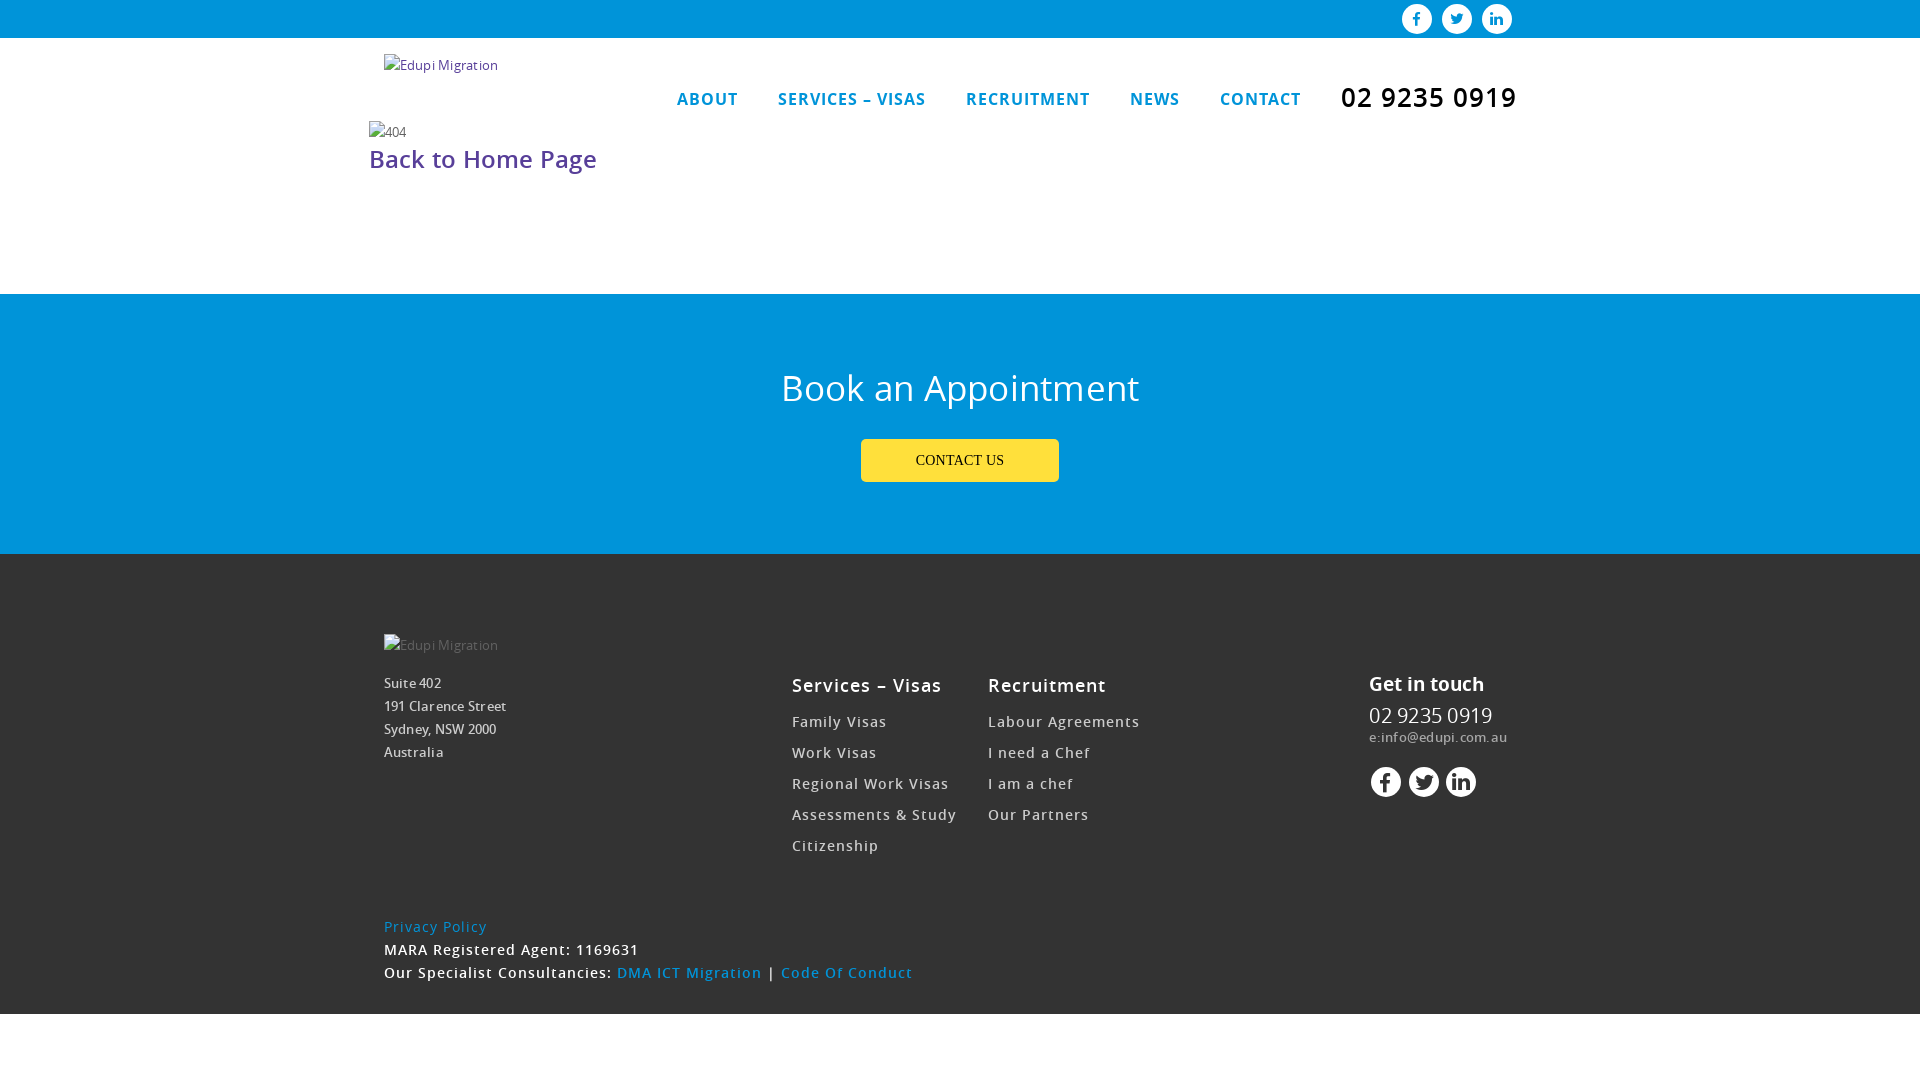 This screenshot has height=1080, width=1920. I want to click on '02 9235 0919', so click(1429, 714).